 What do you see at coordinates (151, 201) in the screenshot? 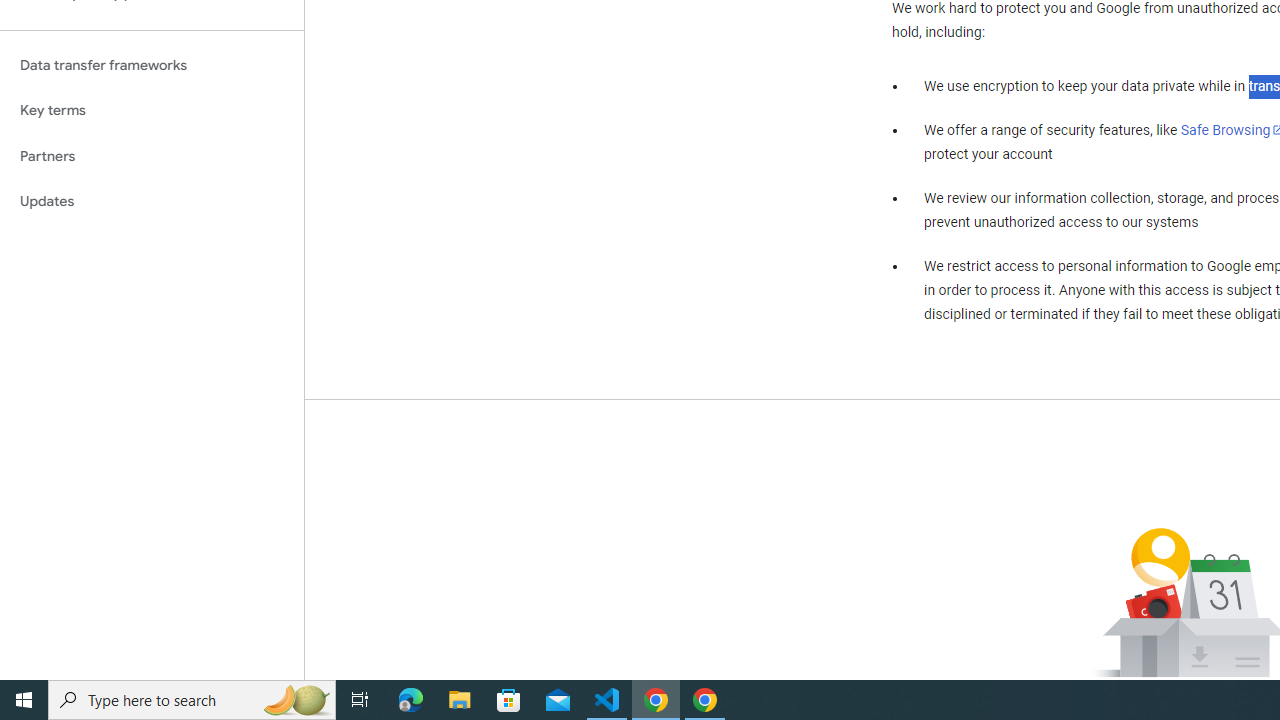
I see `'Updates'` at bounding box center [151, 201].